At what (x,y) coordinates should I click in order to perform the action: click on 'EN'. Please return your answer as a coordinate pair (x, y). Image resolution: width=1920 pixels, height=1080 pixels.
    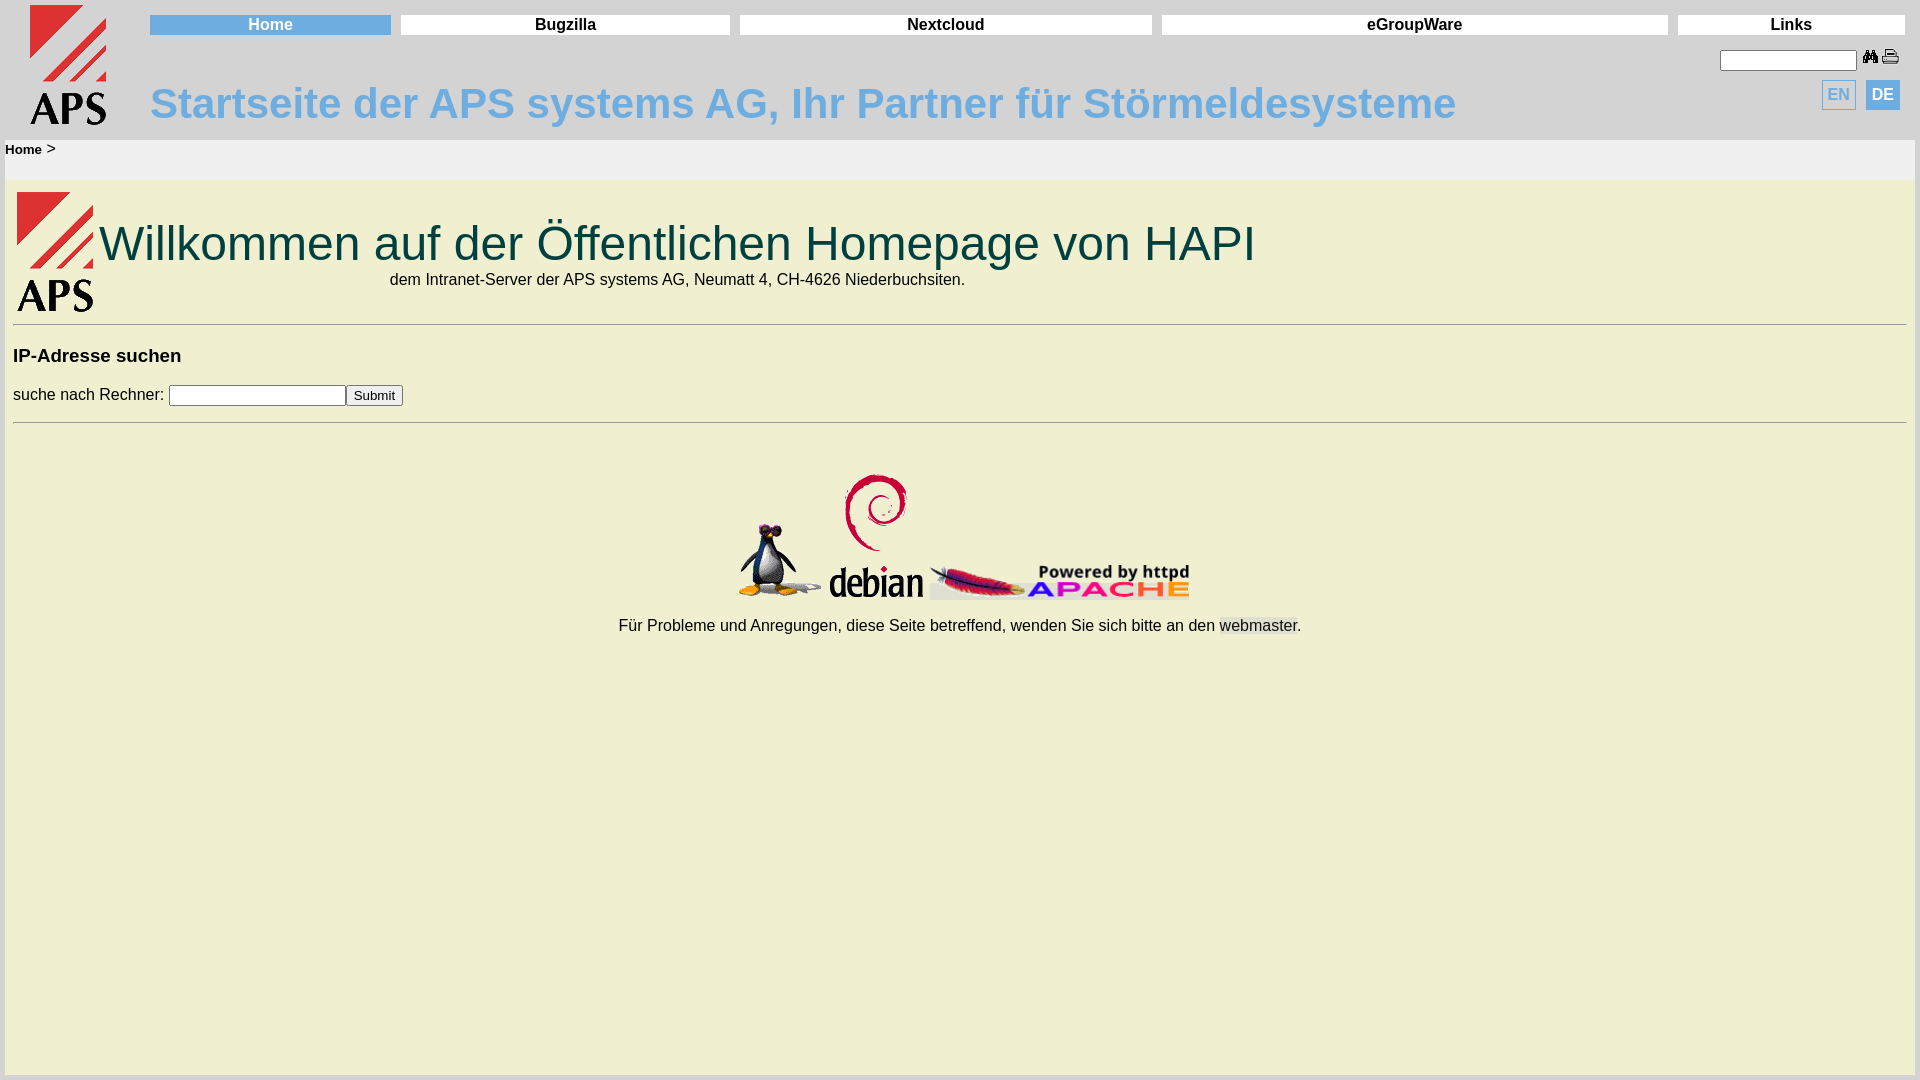
    Looking at the image, I should click on (1822, 95).